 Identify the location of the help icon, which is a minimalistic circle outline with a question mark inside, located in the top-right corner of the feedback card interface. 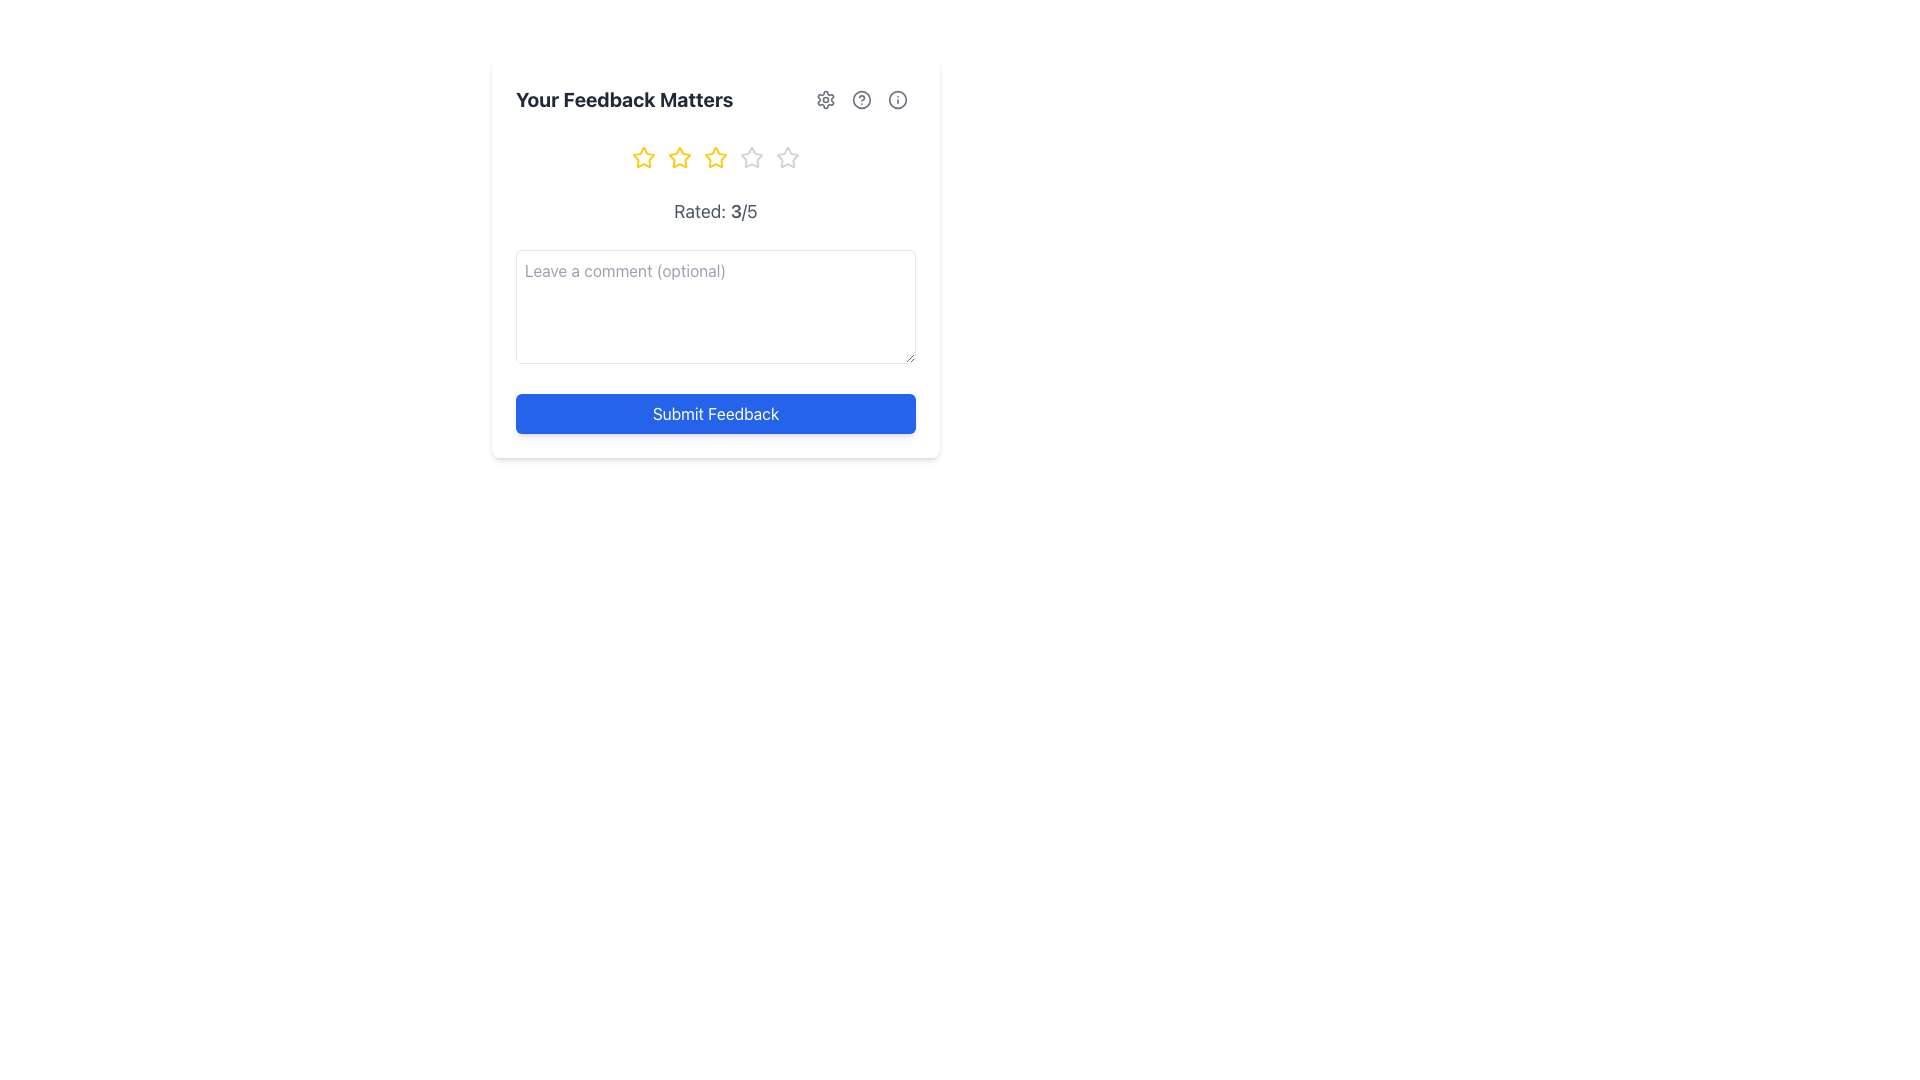
(862, 100).